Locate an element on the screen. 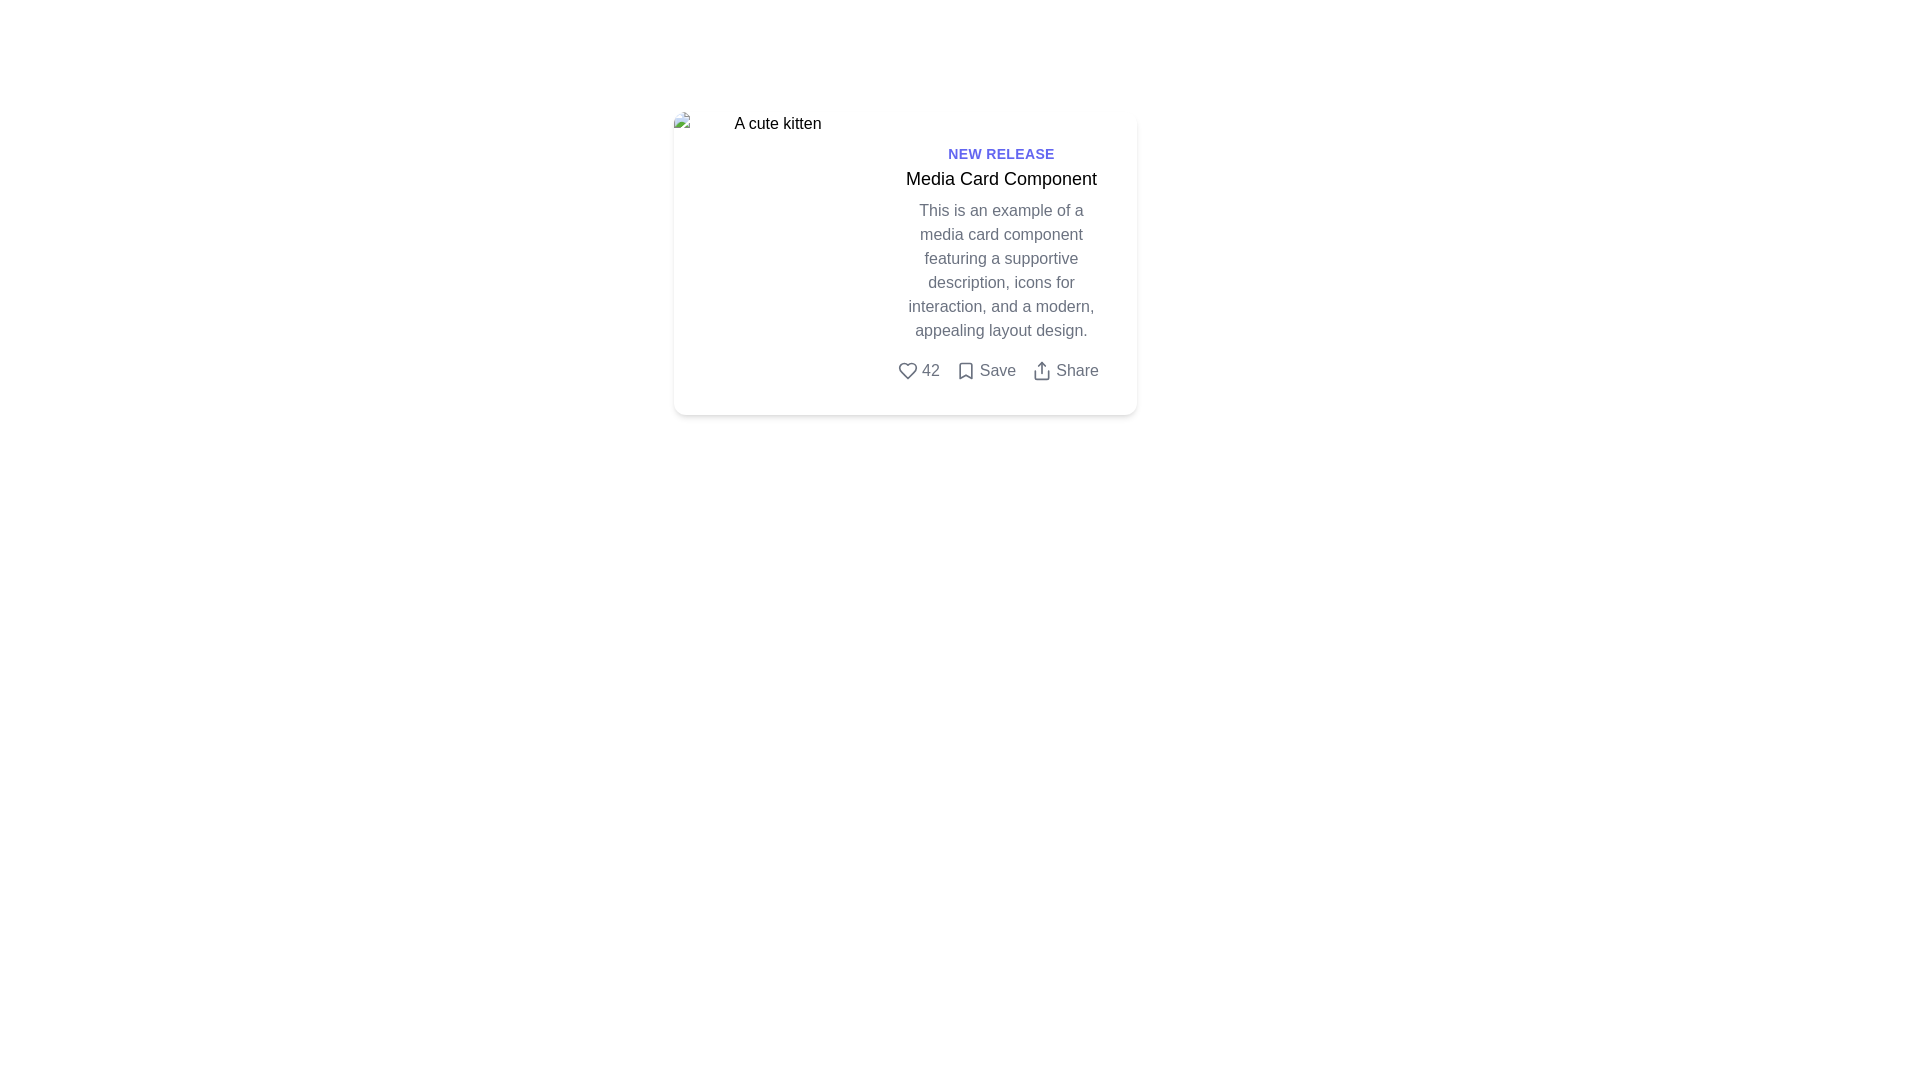 The width and height of the screenshot is (1920, 1080). text label displaying 'New Release' in uppercase letters with an indigo-colored serif font, located at the top of the card-like layout is located at coordinates (1001, 153).